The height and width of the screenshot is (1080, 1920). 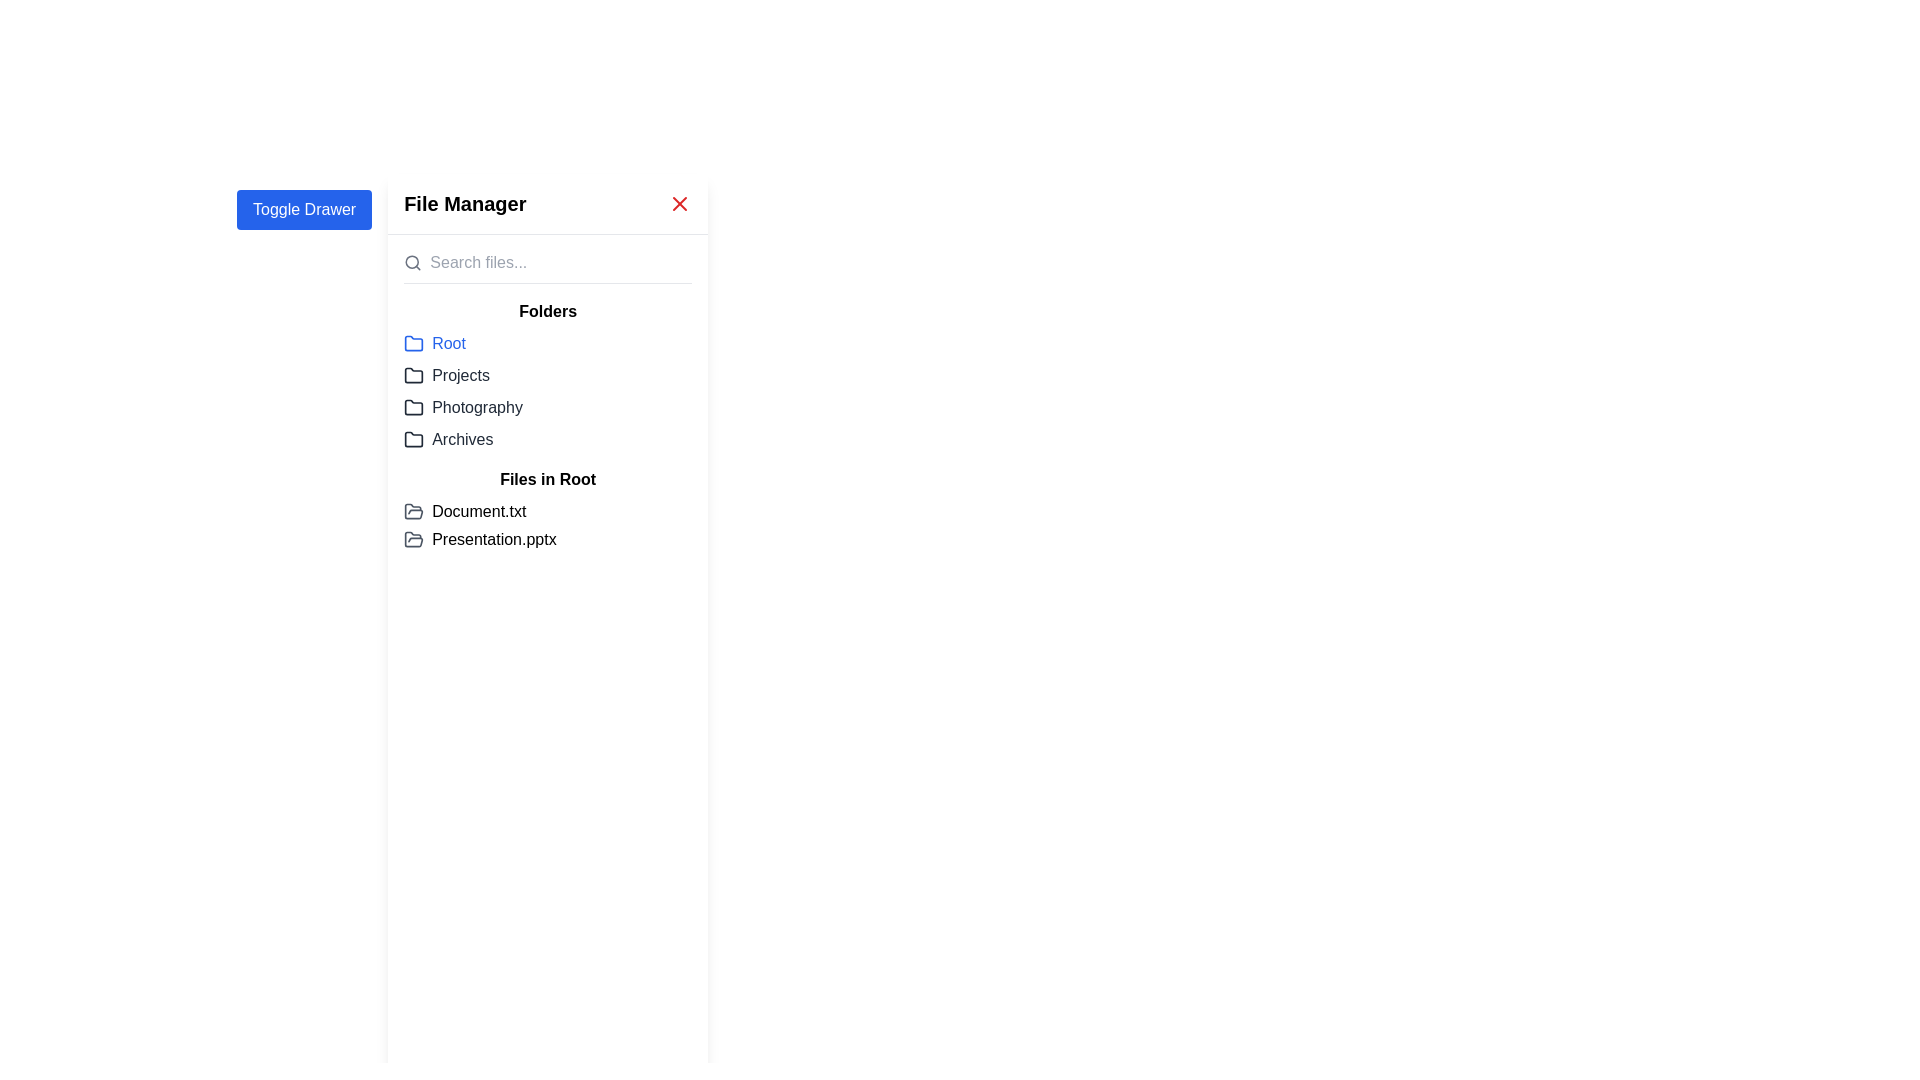 I want to click on the text label for the file named 'Document.txt', so click(x=478, y=511).